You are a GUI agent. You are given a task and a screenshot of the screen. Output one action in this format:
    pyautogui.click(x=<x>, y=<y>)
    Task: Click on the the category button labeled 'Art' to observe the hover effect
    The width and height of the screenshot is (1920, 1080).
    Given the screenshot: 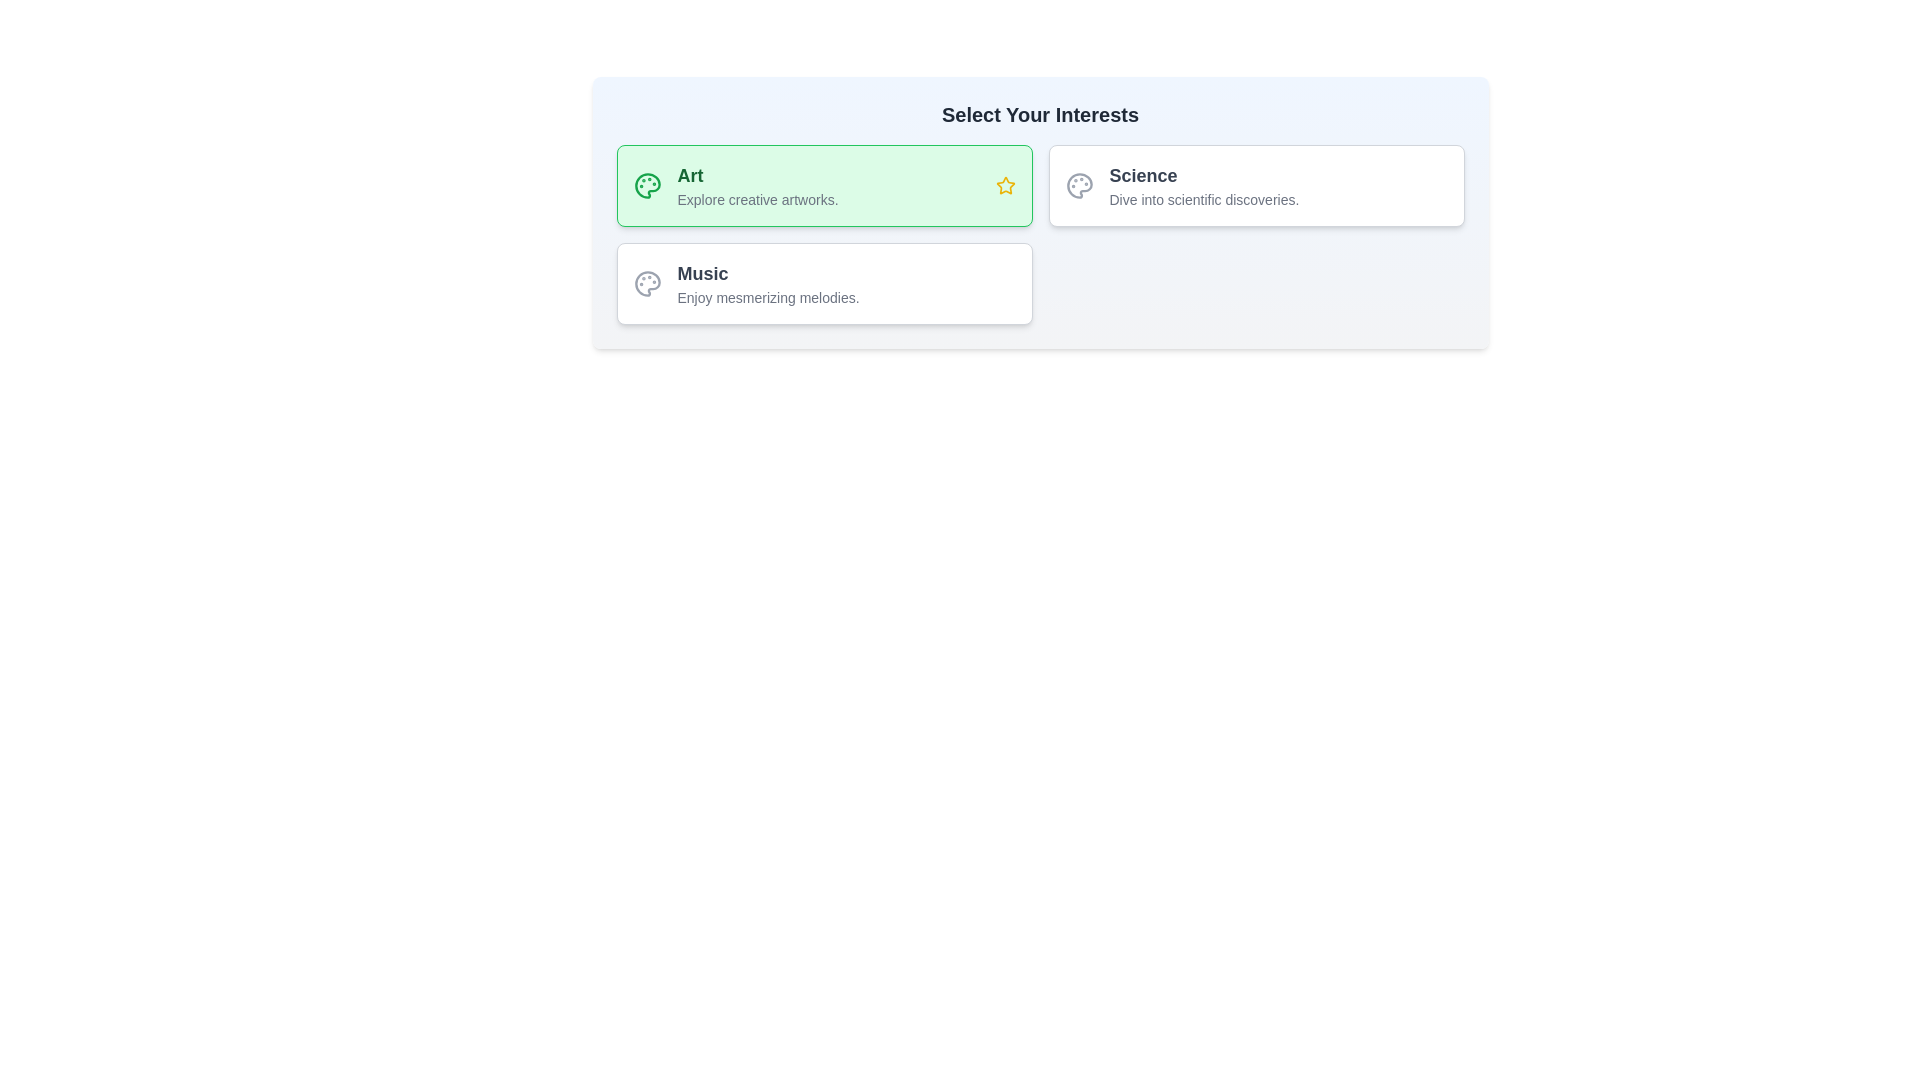 What is the action you would take?
    pyautogui.click(x=824, y=185)
    